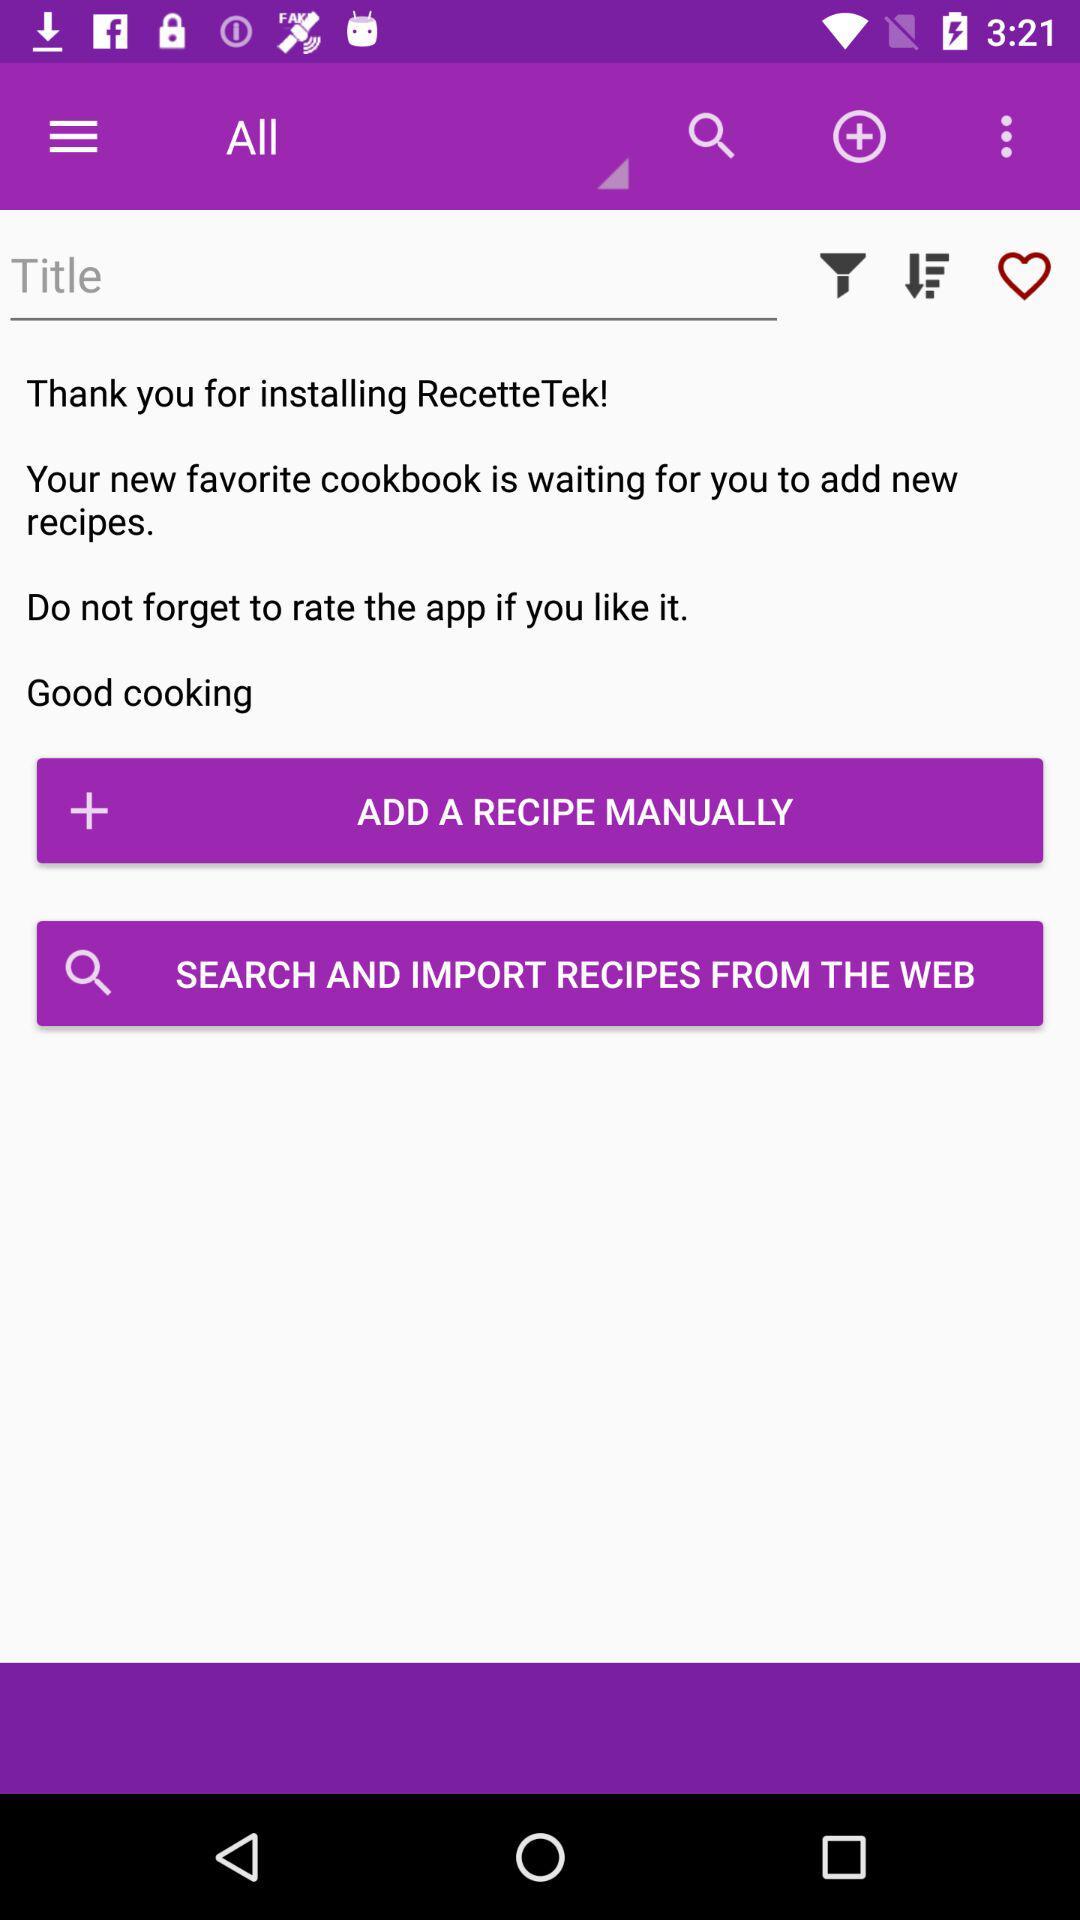  What do you see at coordinates (393, 274) in the screenshot?
I see `insert title` at bounding box center [393, 274].